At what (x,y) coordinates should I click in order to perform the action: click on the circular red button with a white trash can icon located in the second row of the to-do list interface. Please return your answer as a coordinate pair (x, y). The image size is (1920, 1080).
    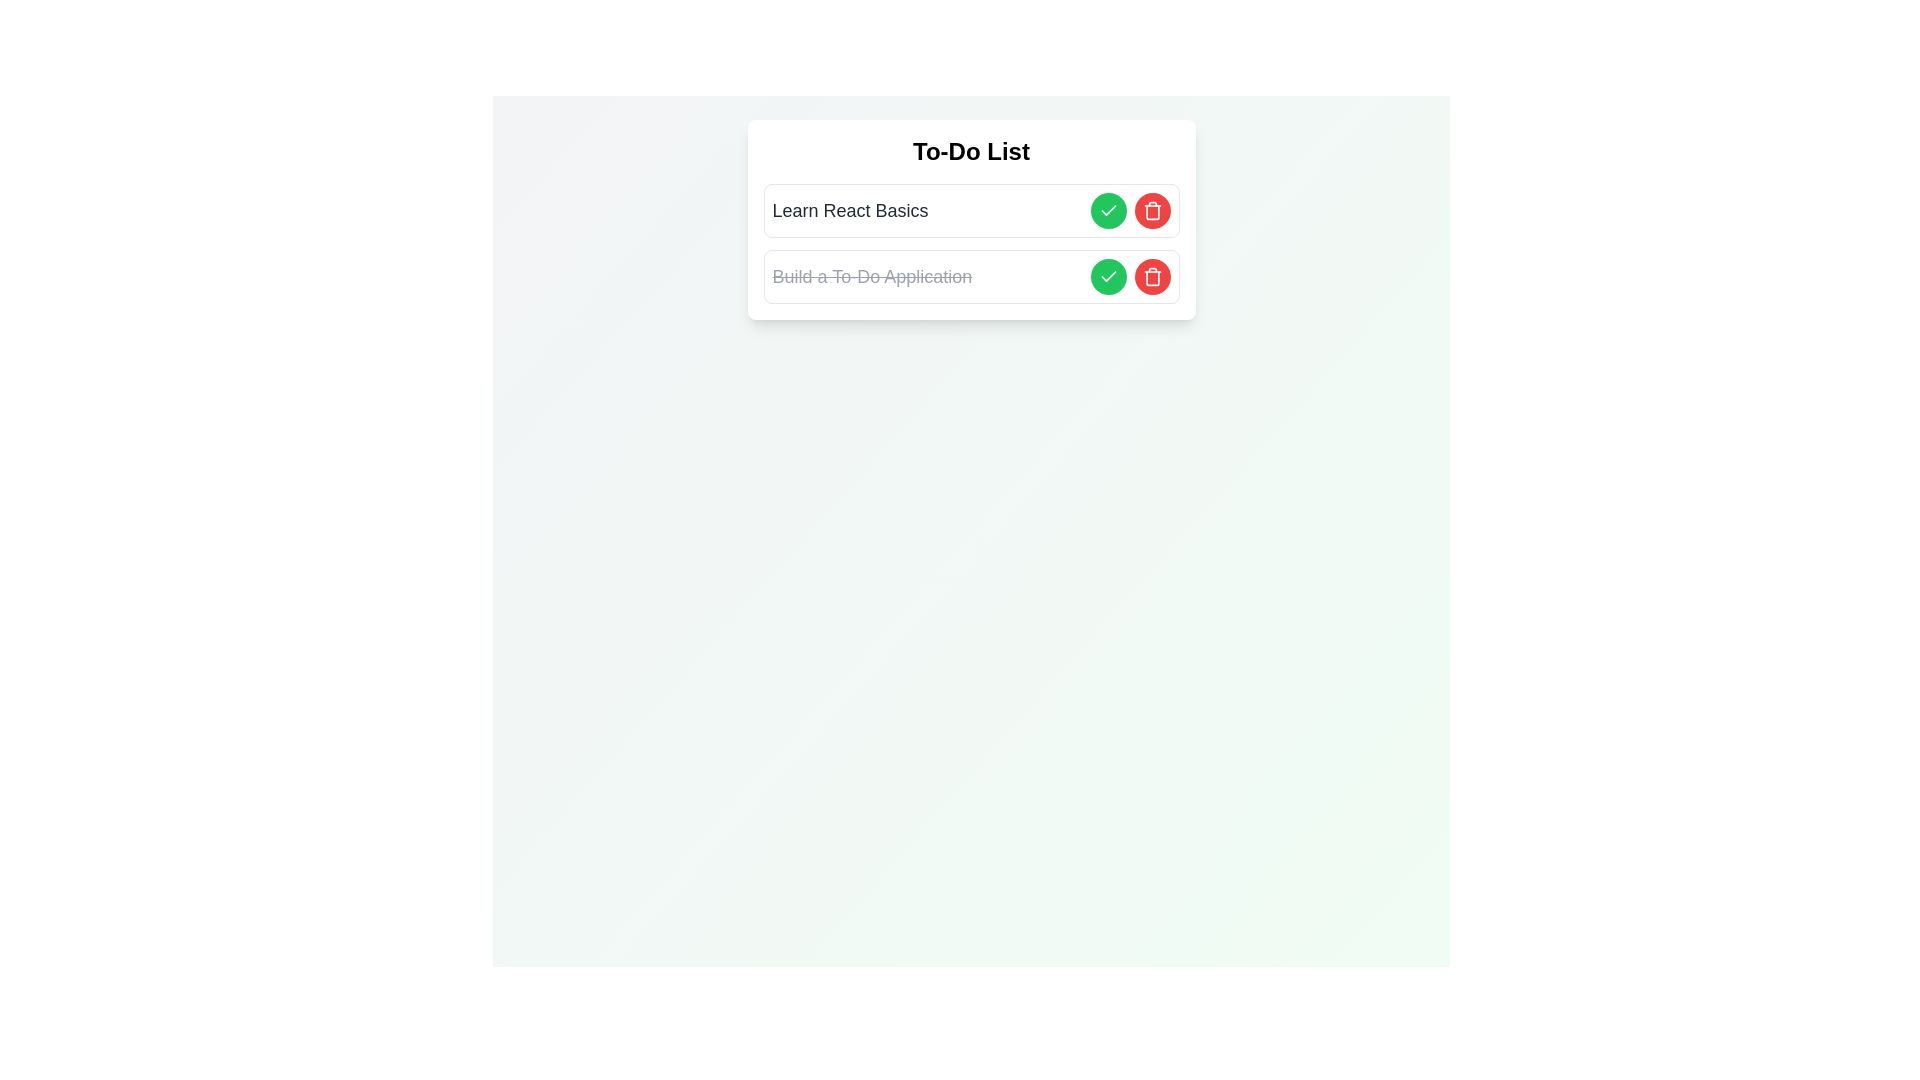
    Looking at the image, I should click on (1152, 211).